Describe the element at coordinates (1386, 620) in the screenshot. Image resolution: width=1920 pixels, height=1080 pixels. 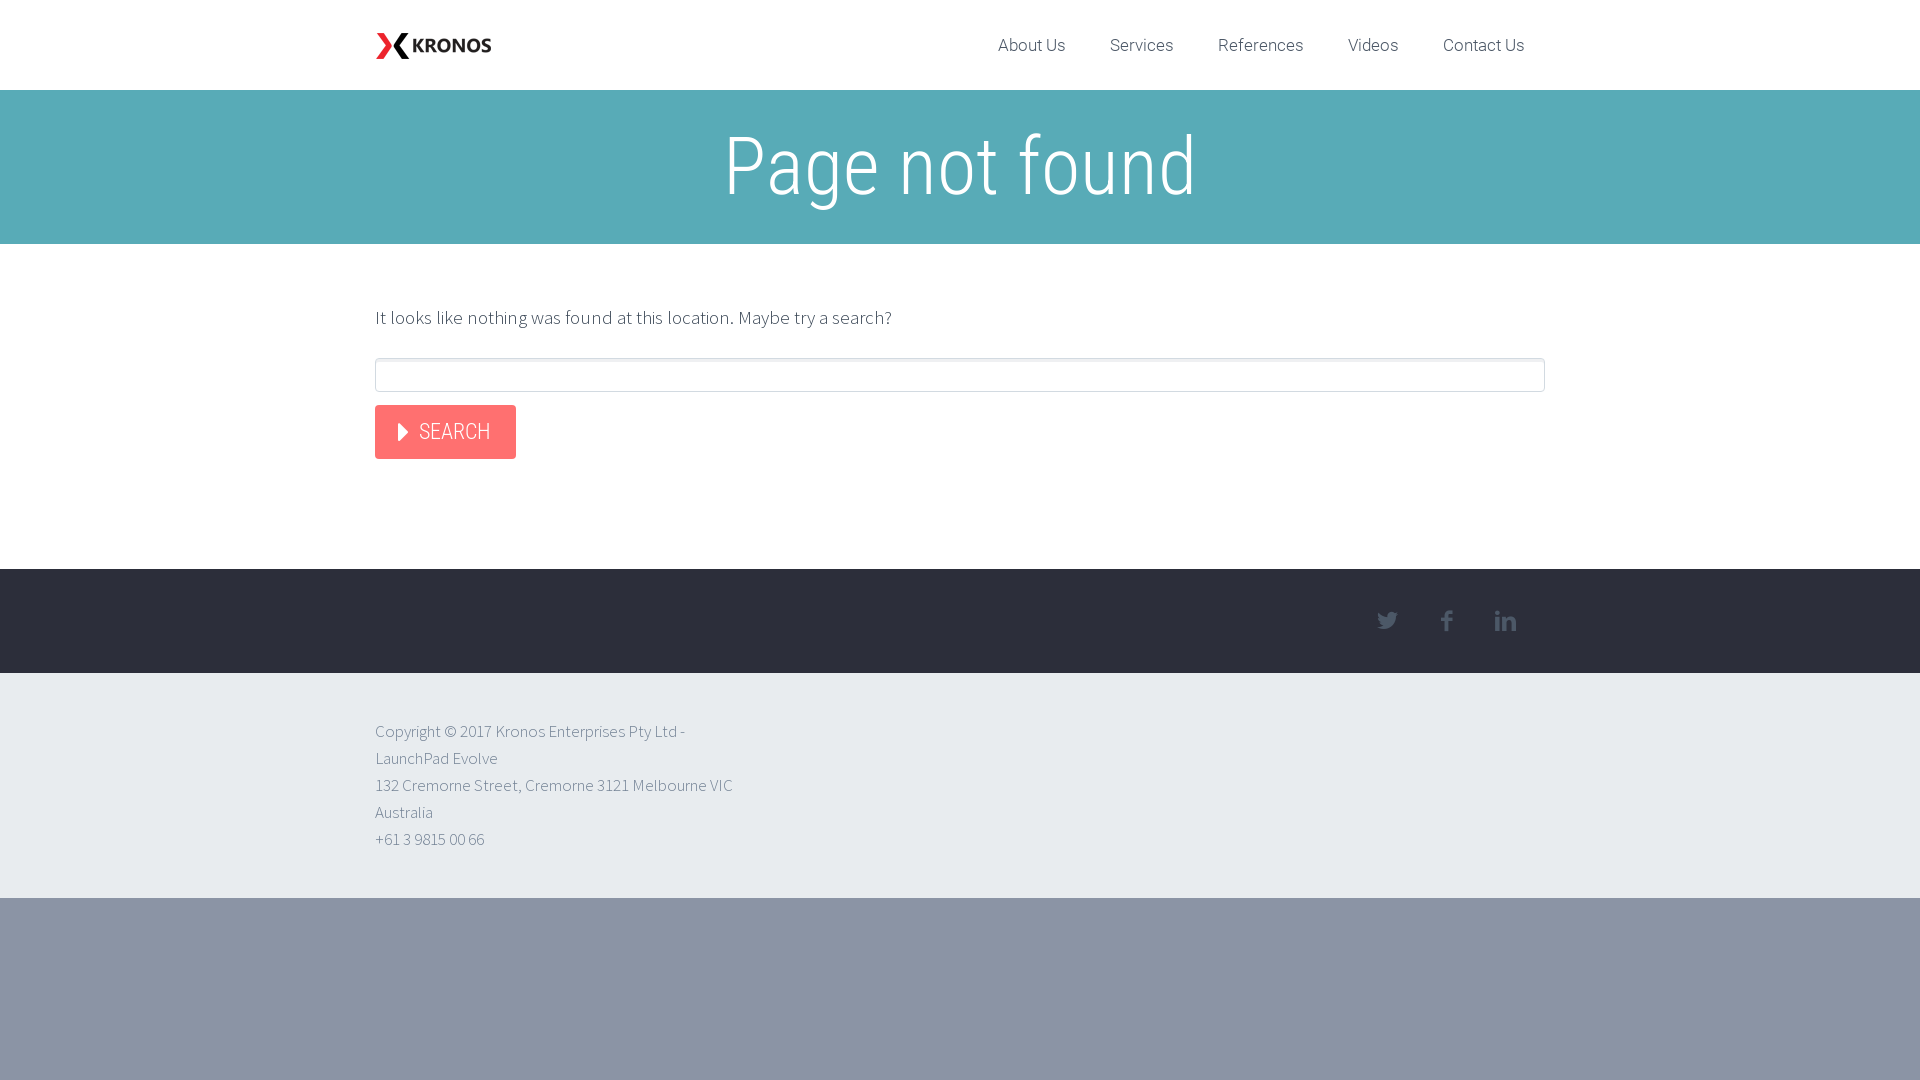
I see `'twitter'` at that location.